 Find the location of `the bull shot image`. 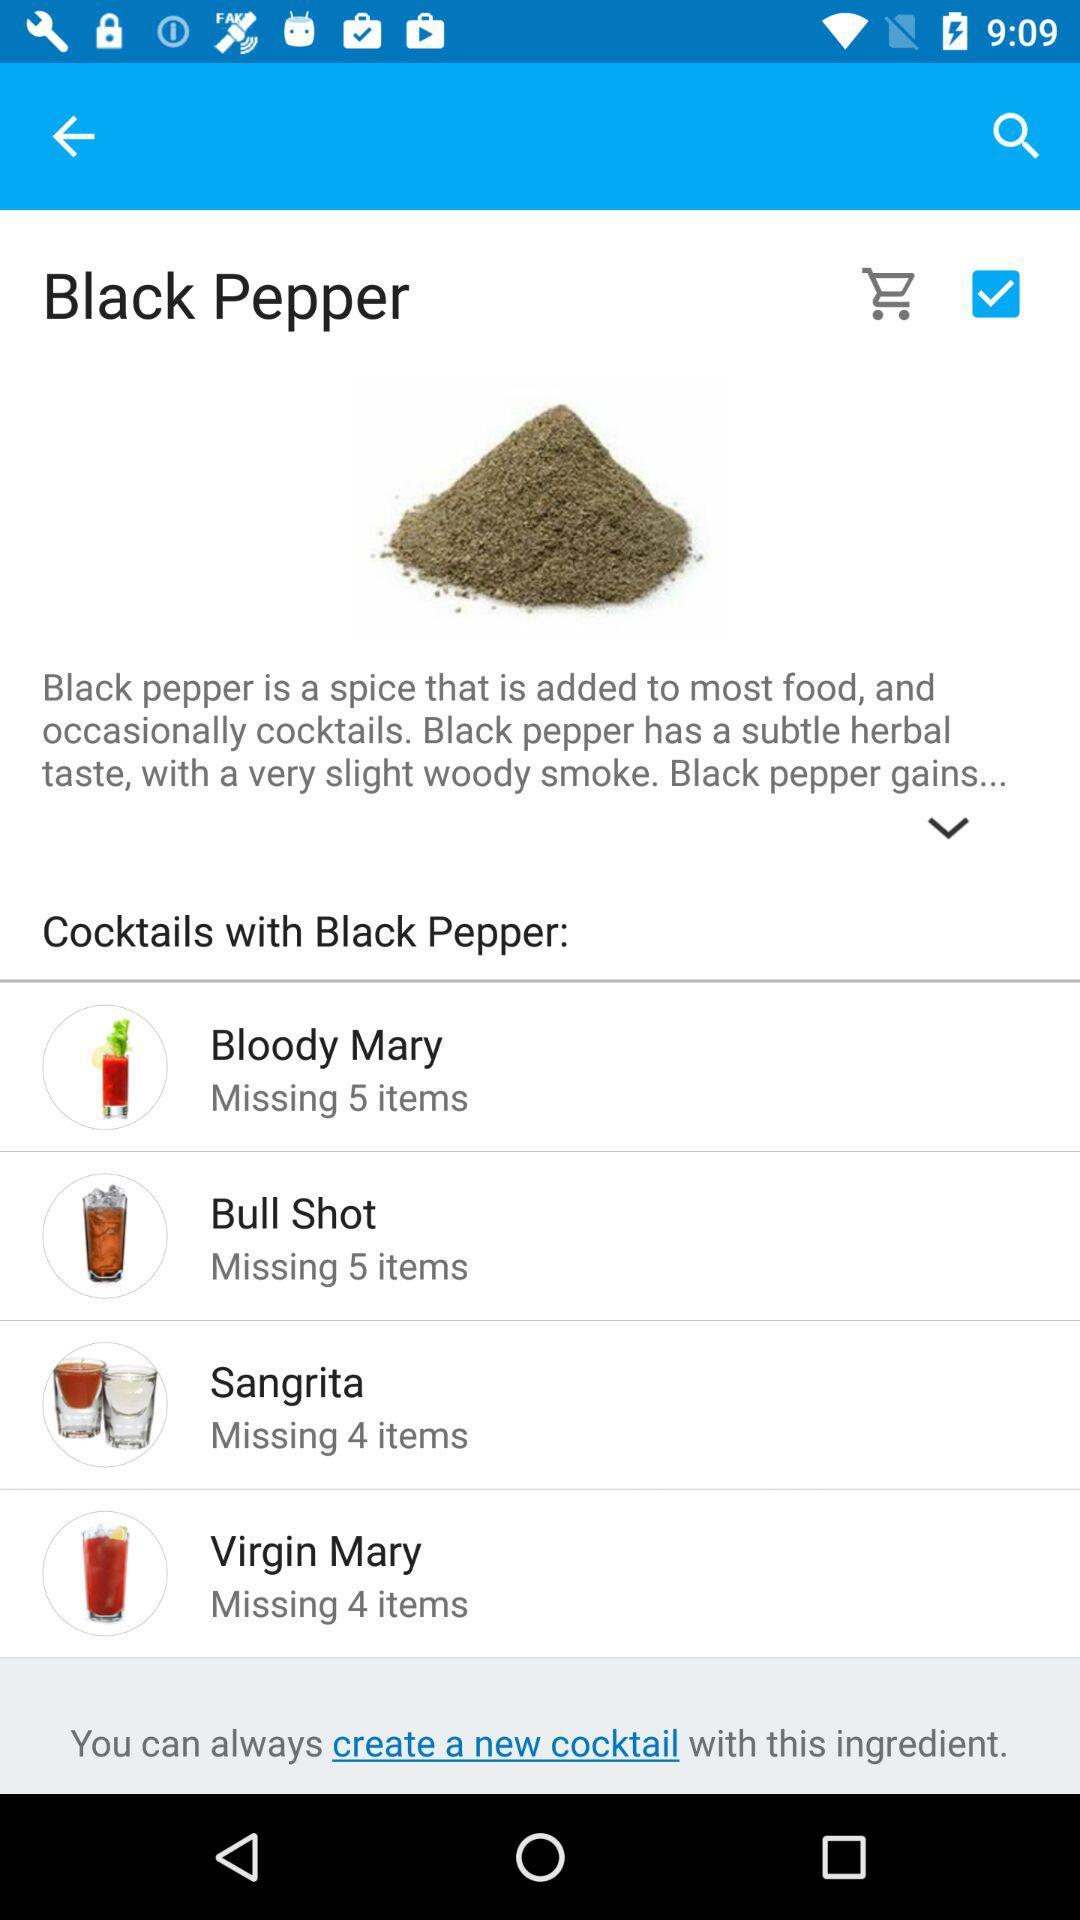

the bull shot image is located at coordinates (104, 1234).